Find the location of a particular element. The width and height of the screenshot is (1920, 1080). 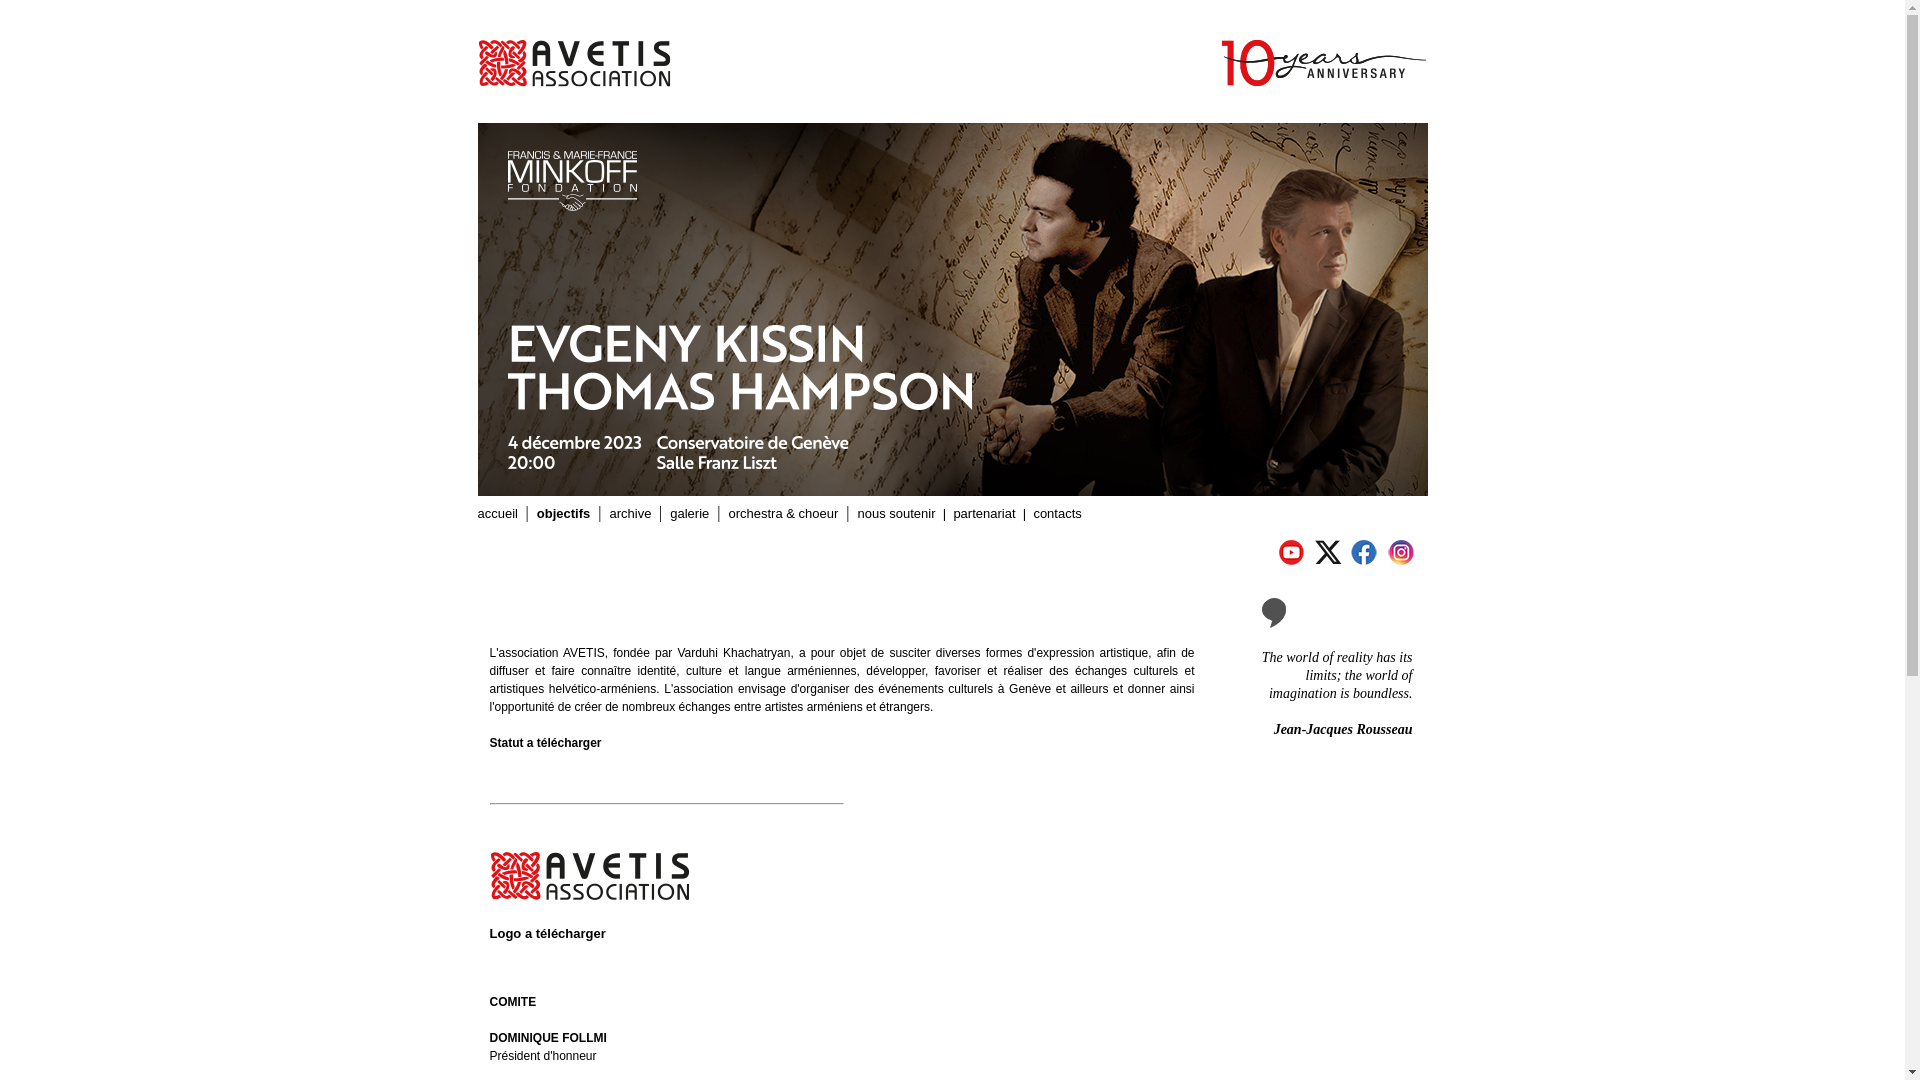

'archive' is located at coordinates (628, 512).